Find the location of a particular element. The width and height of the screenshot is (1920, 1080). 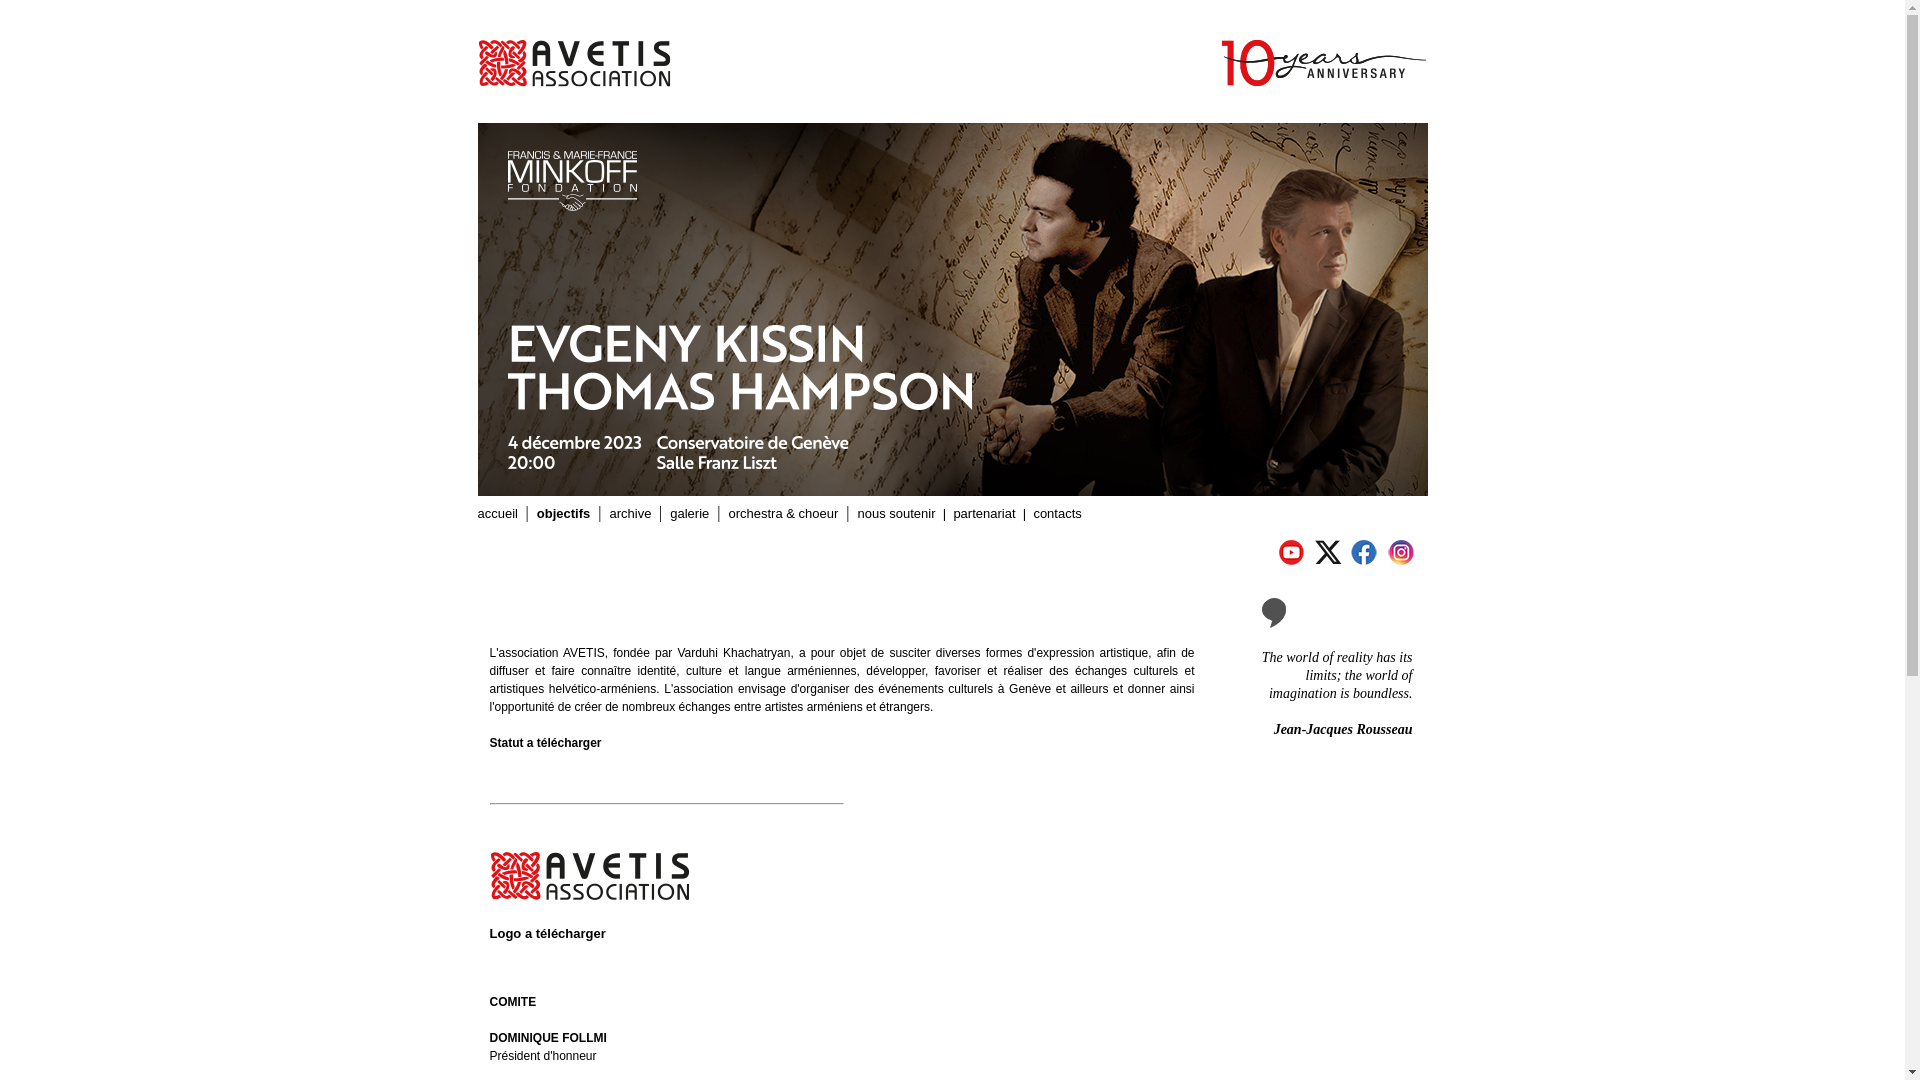

'archive' is located at coordinates (628, 512).